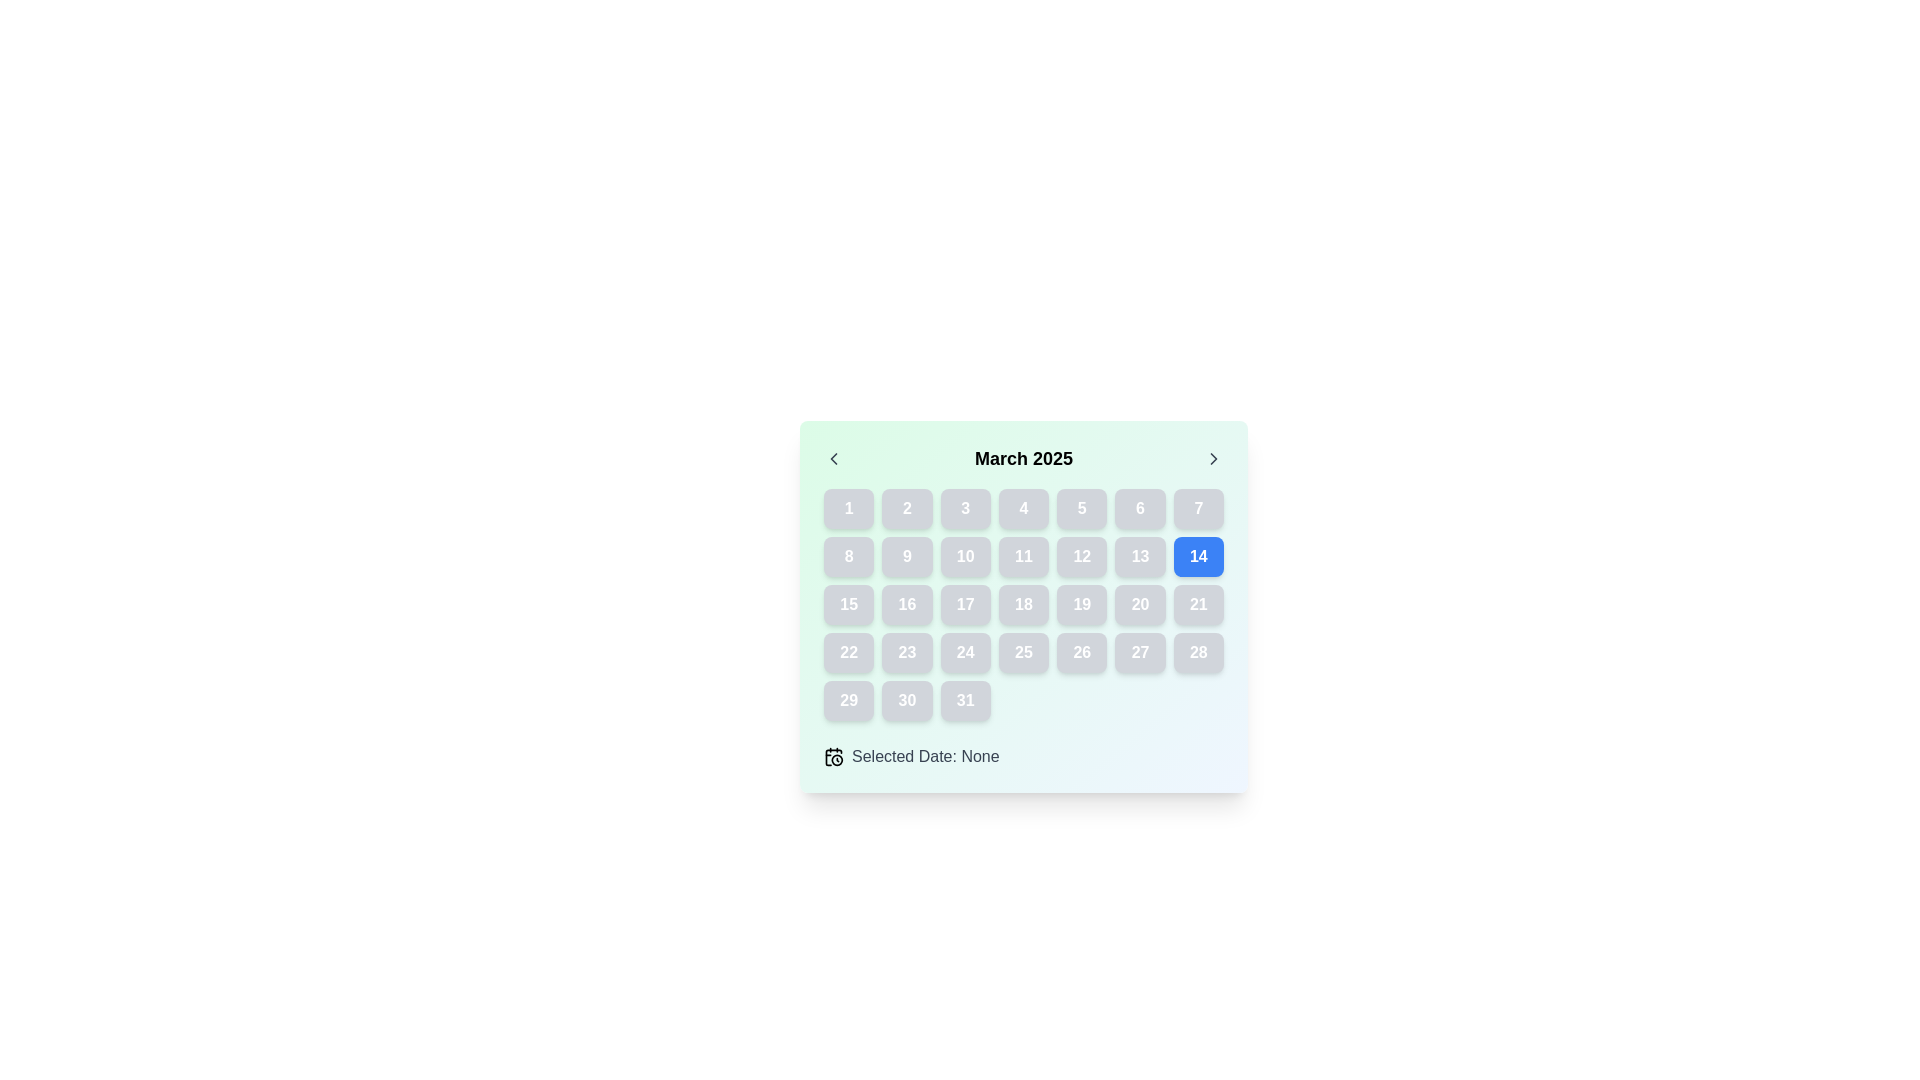 This screenshot has height=1080, width=1920. I want to click on the button for the 16th day of the month in the calendar grid to change its background color, so click(906, 604).